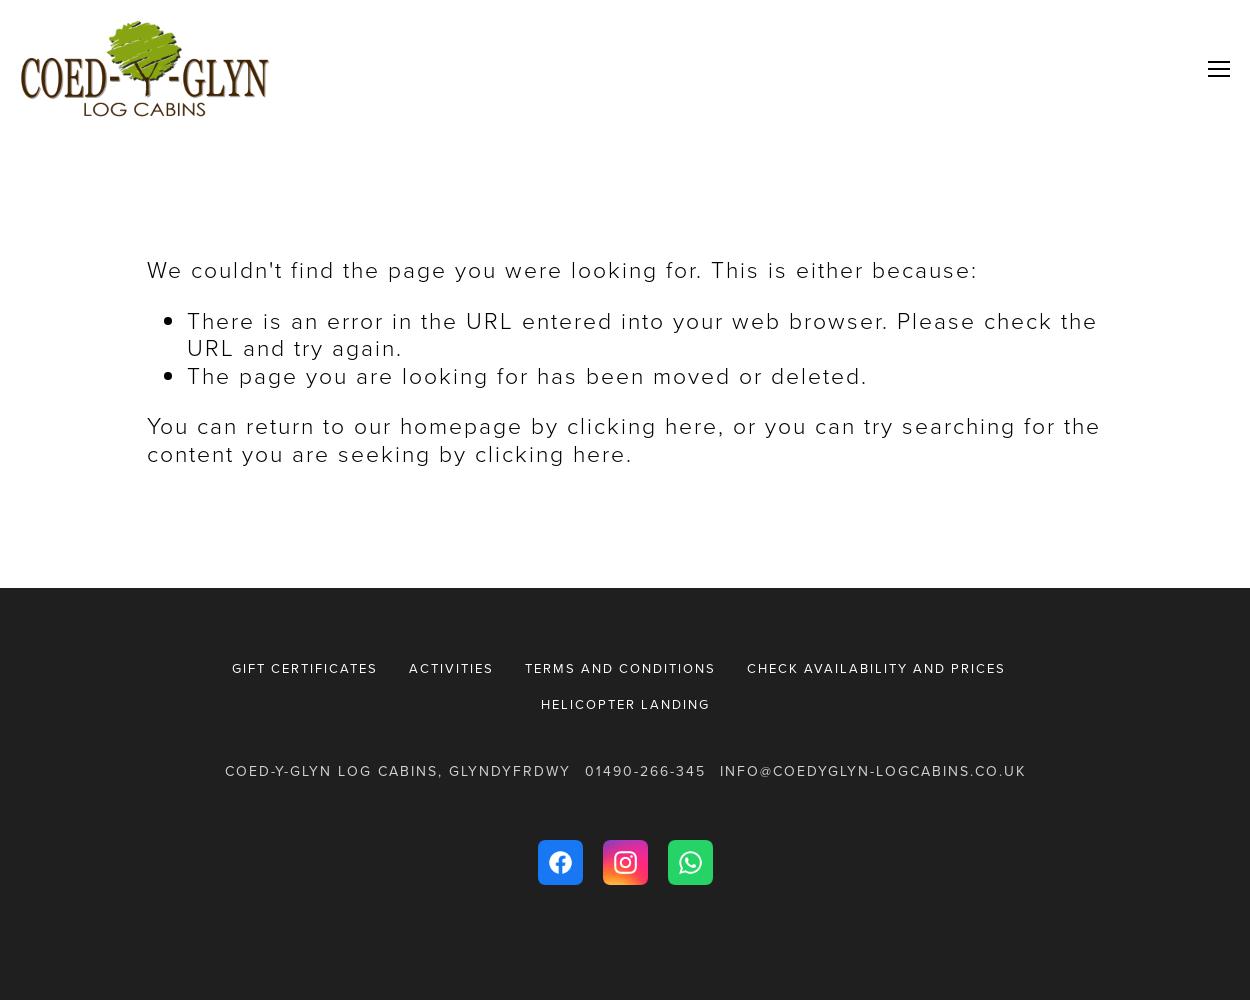 This screenshot has width=1250, height=1000. Describe the element at coordinates (1026, 172) in the screenshot. I see `'F.A.Q's'` at that location.